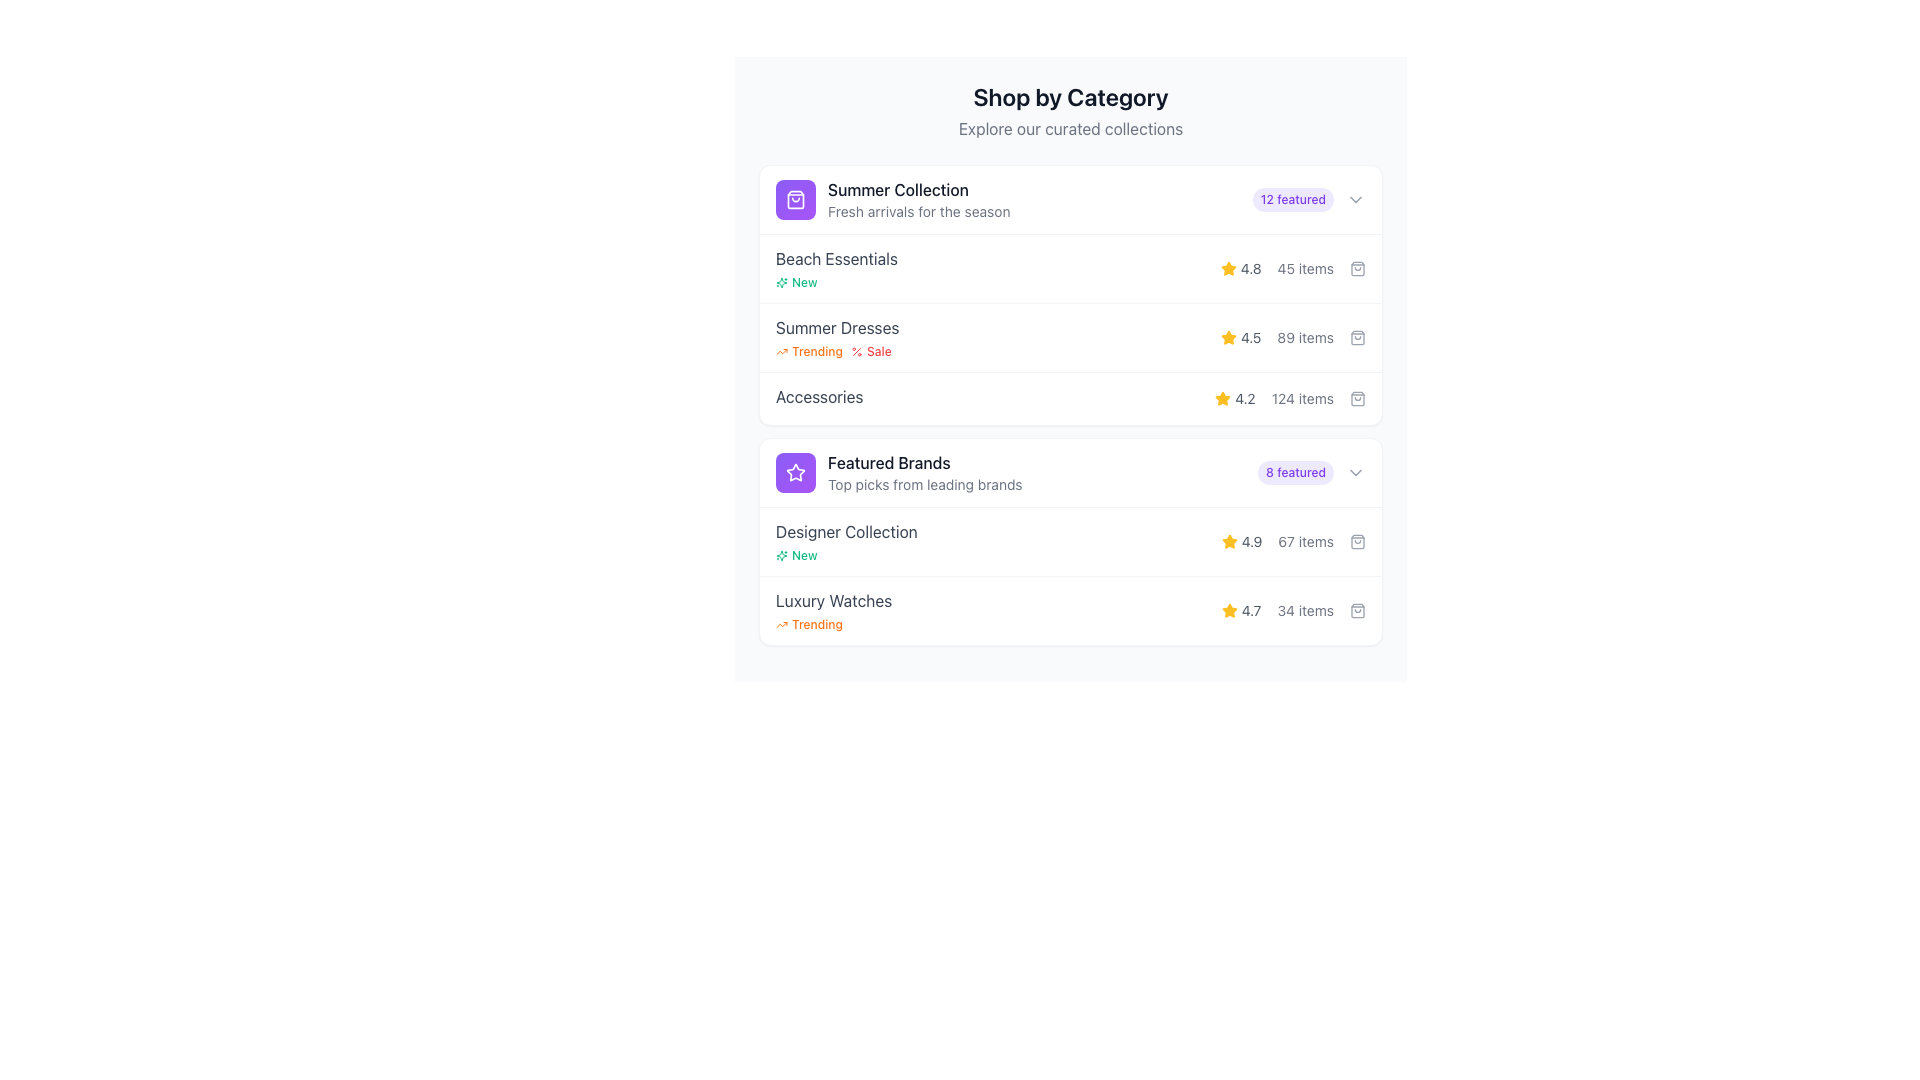 This screenshot has width=1920, height=1080. Describe the element at coordinates (1227, 267) in the screenshot. I see `the amber star-shaped icon located in the 'Beach Essentials' row of the 'Shop by Category' section, which is positioned to the right of the '4.8' rating label` at that location.